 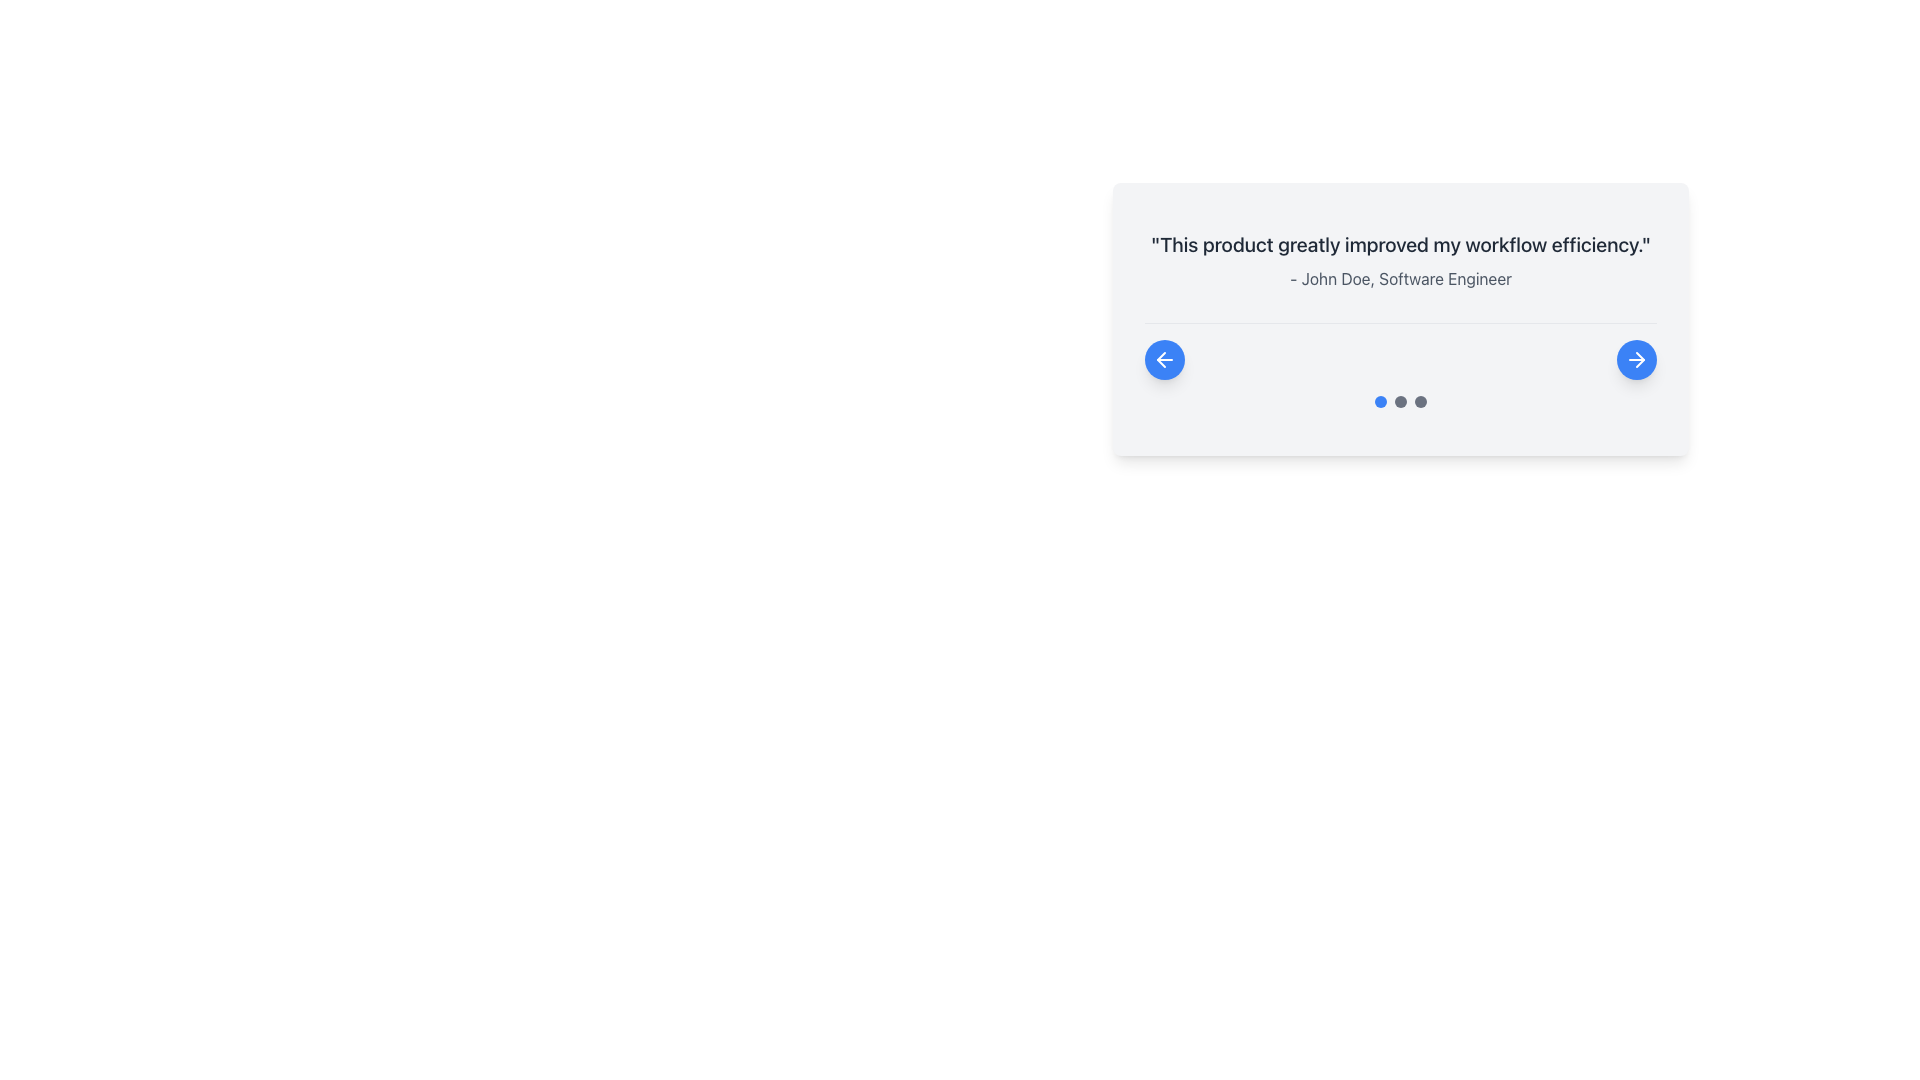 I want to click on the Carousel Navigation Bar located at the center-bottom of the testimonial card to activate potential hover effects, so click(x=1400, y=350).